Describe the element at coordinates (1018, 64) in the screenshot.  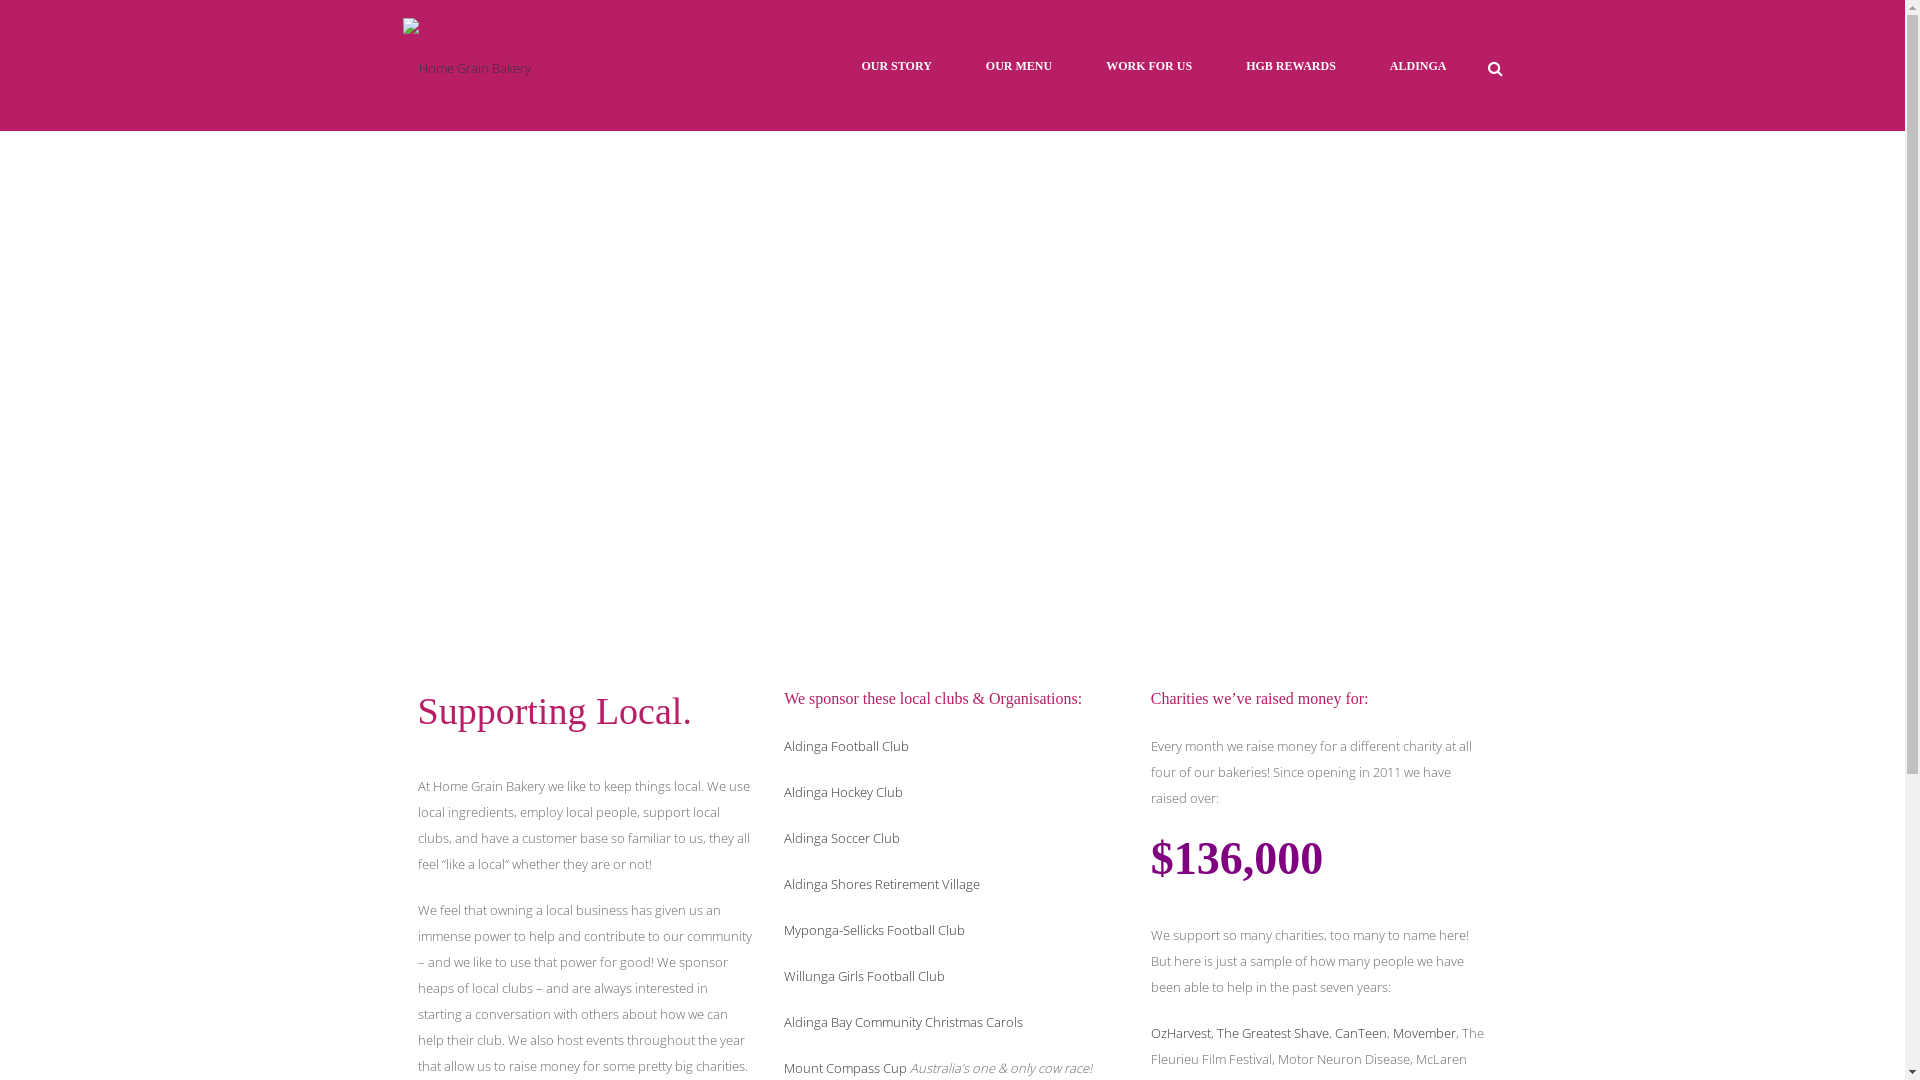
I see `'OUR MENU'` at that location.